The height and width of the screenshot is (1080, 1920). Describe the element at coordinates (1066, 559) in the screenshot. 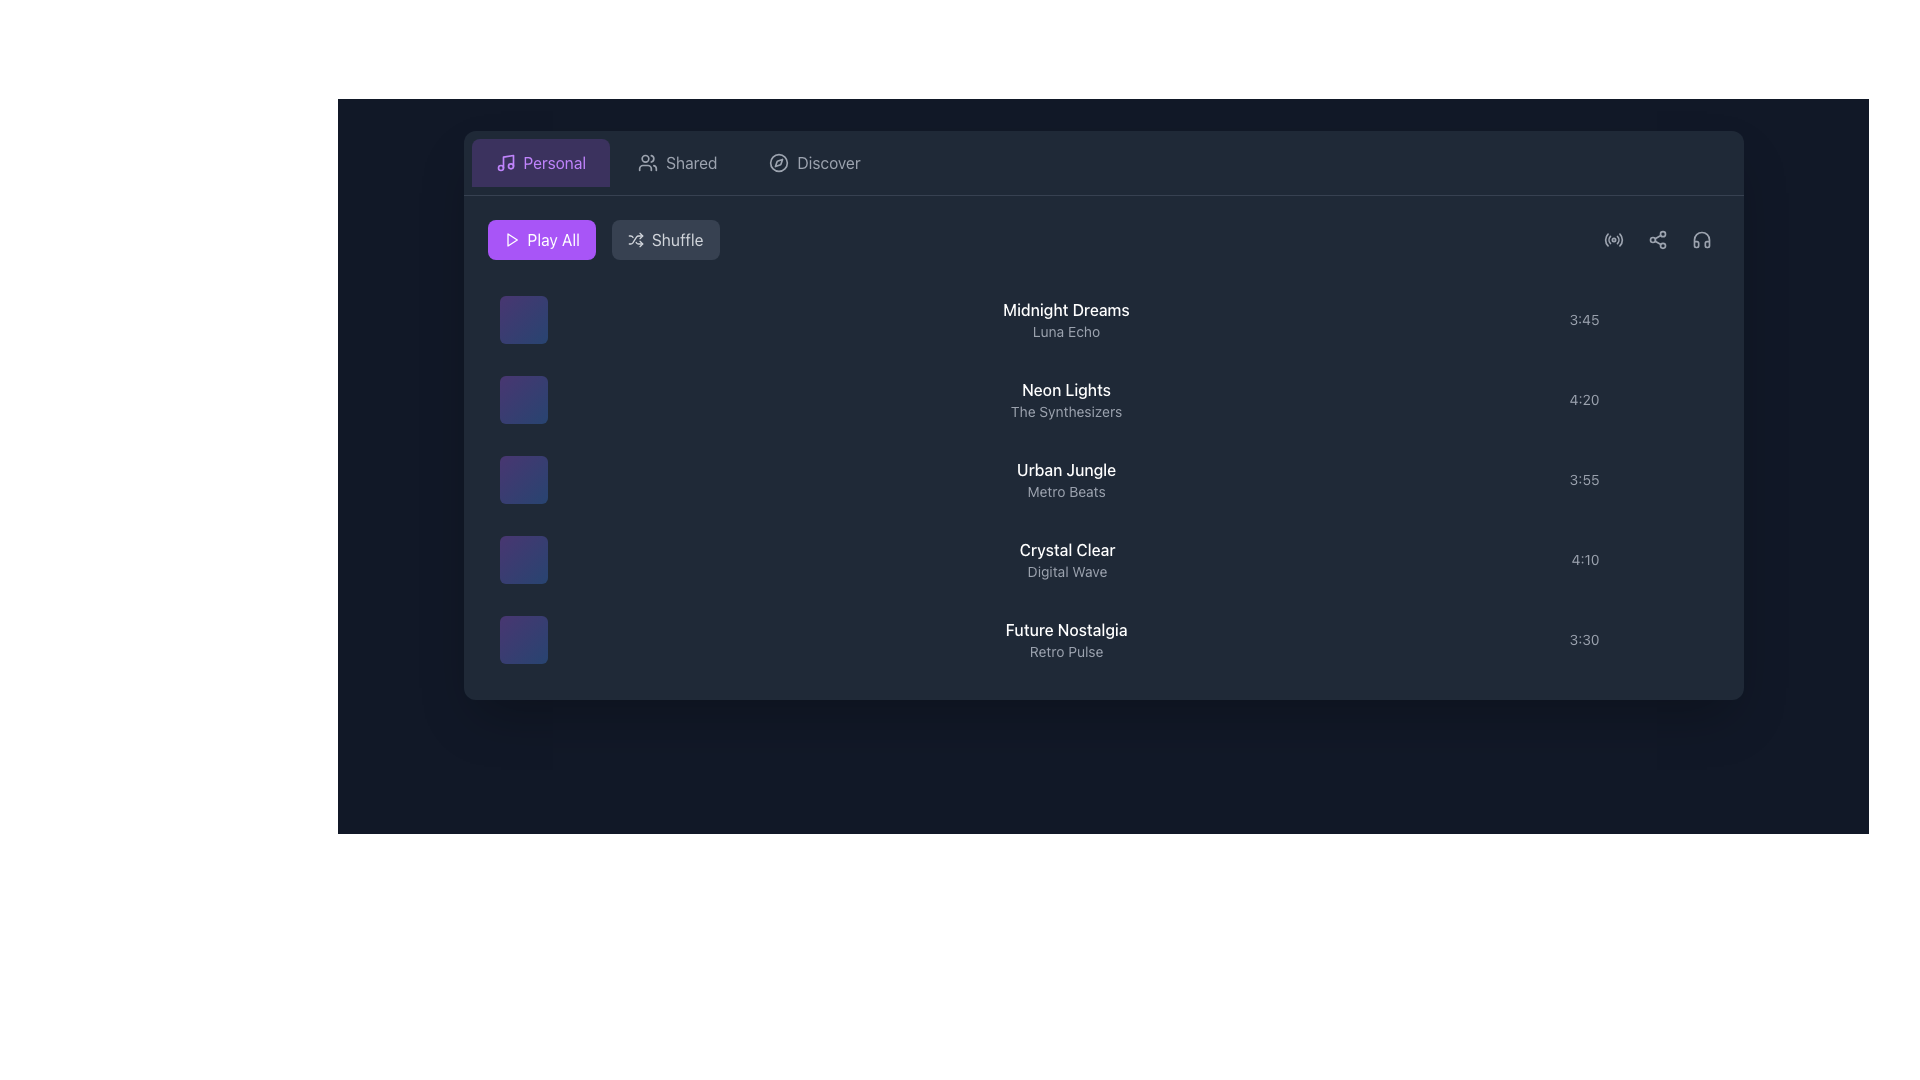

I see `the Text Component displaying 'Crystal Clear' and 'Digital Wave', which is the fourth item in the list, located in the middle section of the content panel` at that location.